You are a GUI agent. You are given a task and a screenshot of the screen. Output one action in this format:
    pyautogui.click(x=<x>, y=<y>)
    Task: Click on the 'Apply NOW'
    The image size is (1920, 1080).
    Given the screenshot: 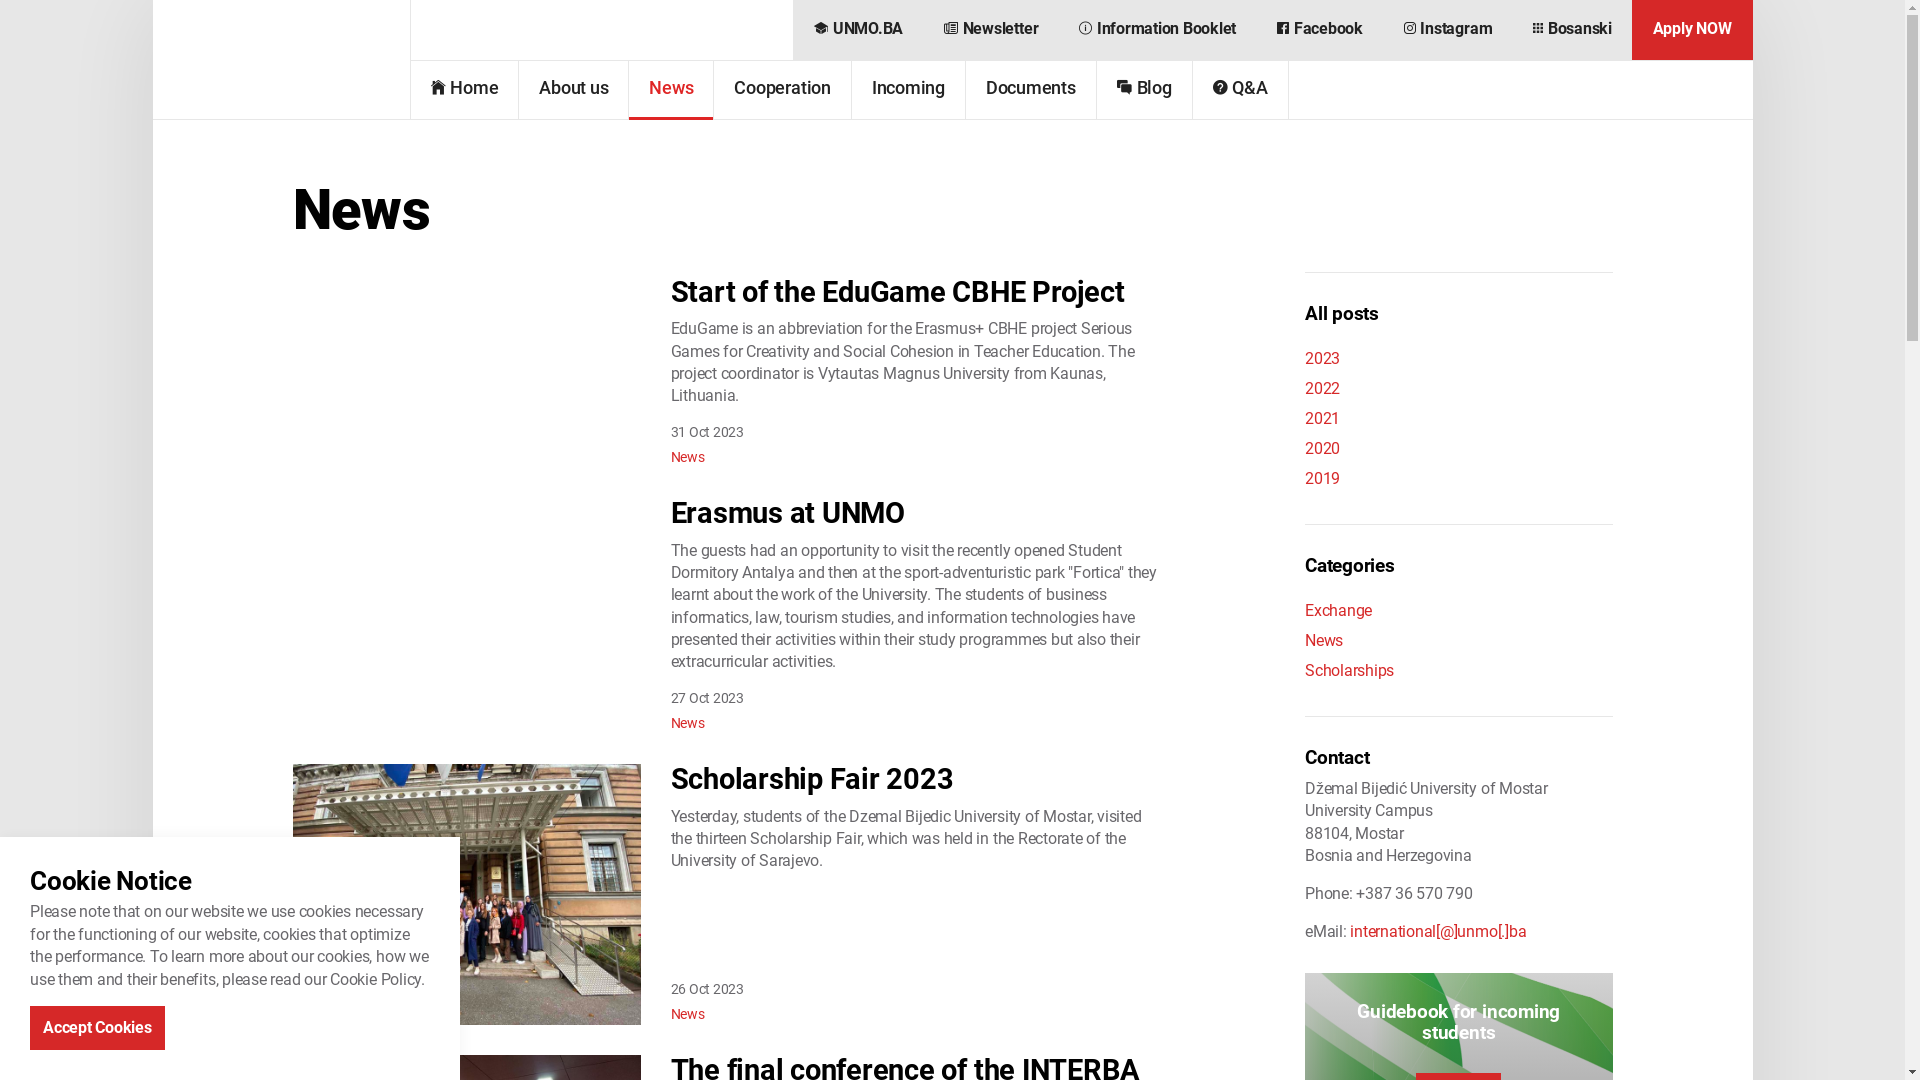 What is the action you would take?
    pyautogui.click(x=1632, y=30)
    